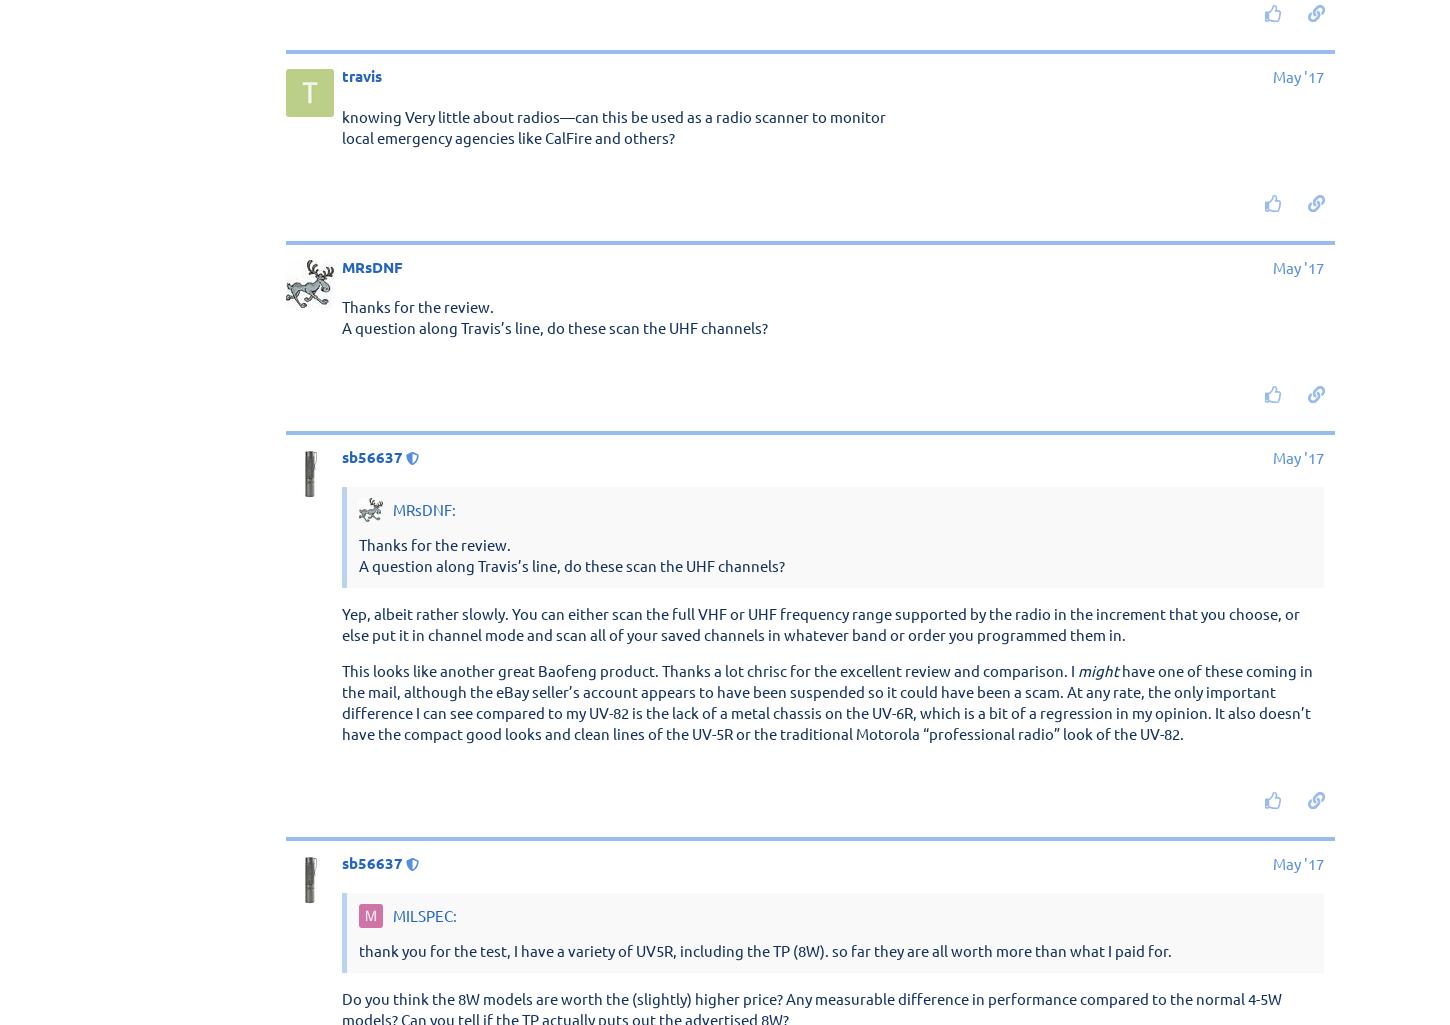  Describe the element at coordinates (421, 509) in the screenshot. I see `'MRsDNF:'` at that location.